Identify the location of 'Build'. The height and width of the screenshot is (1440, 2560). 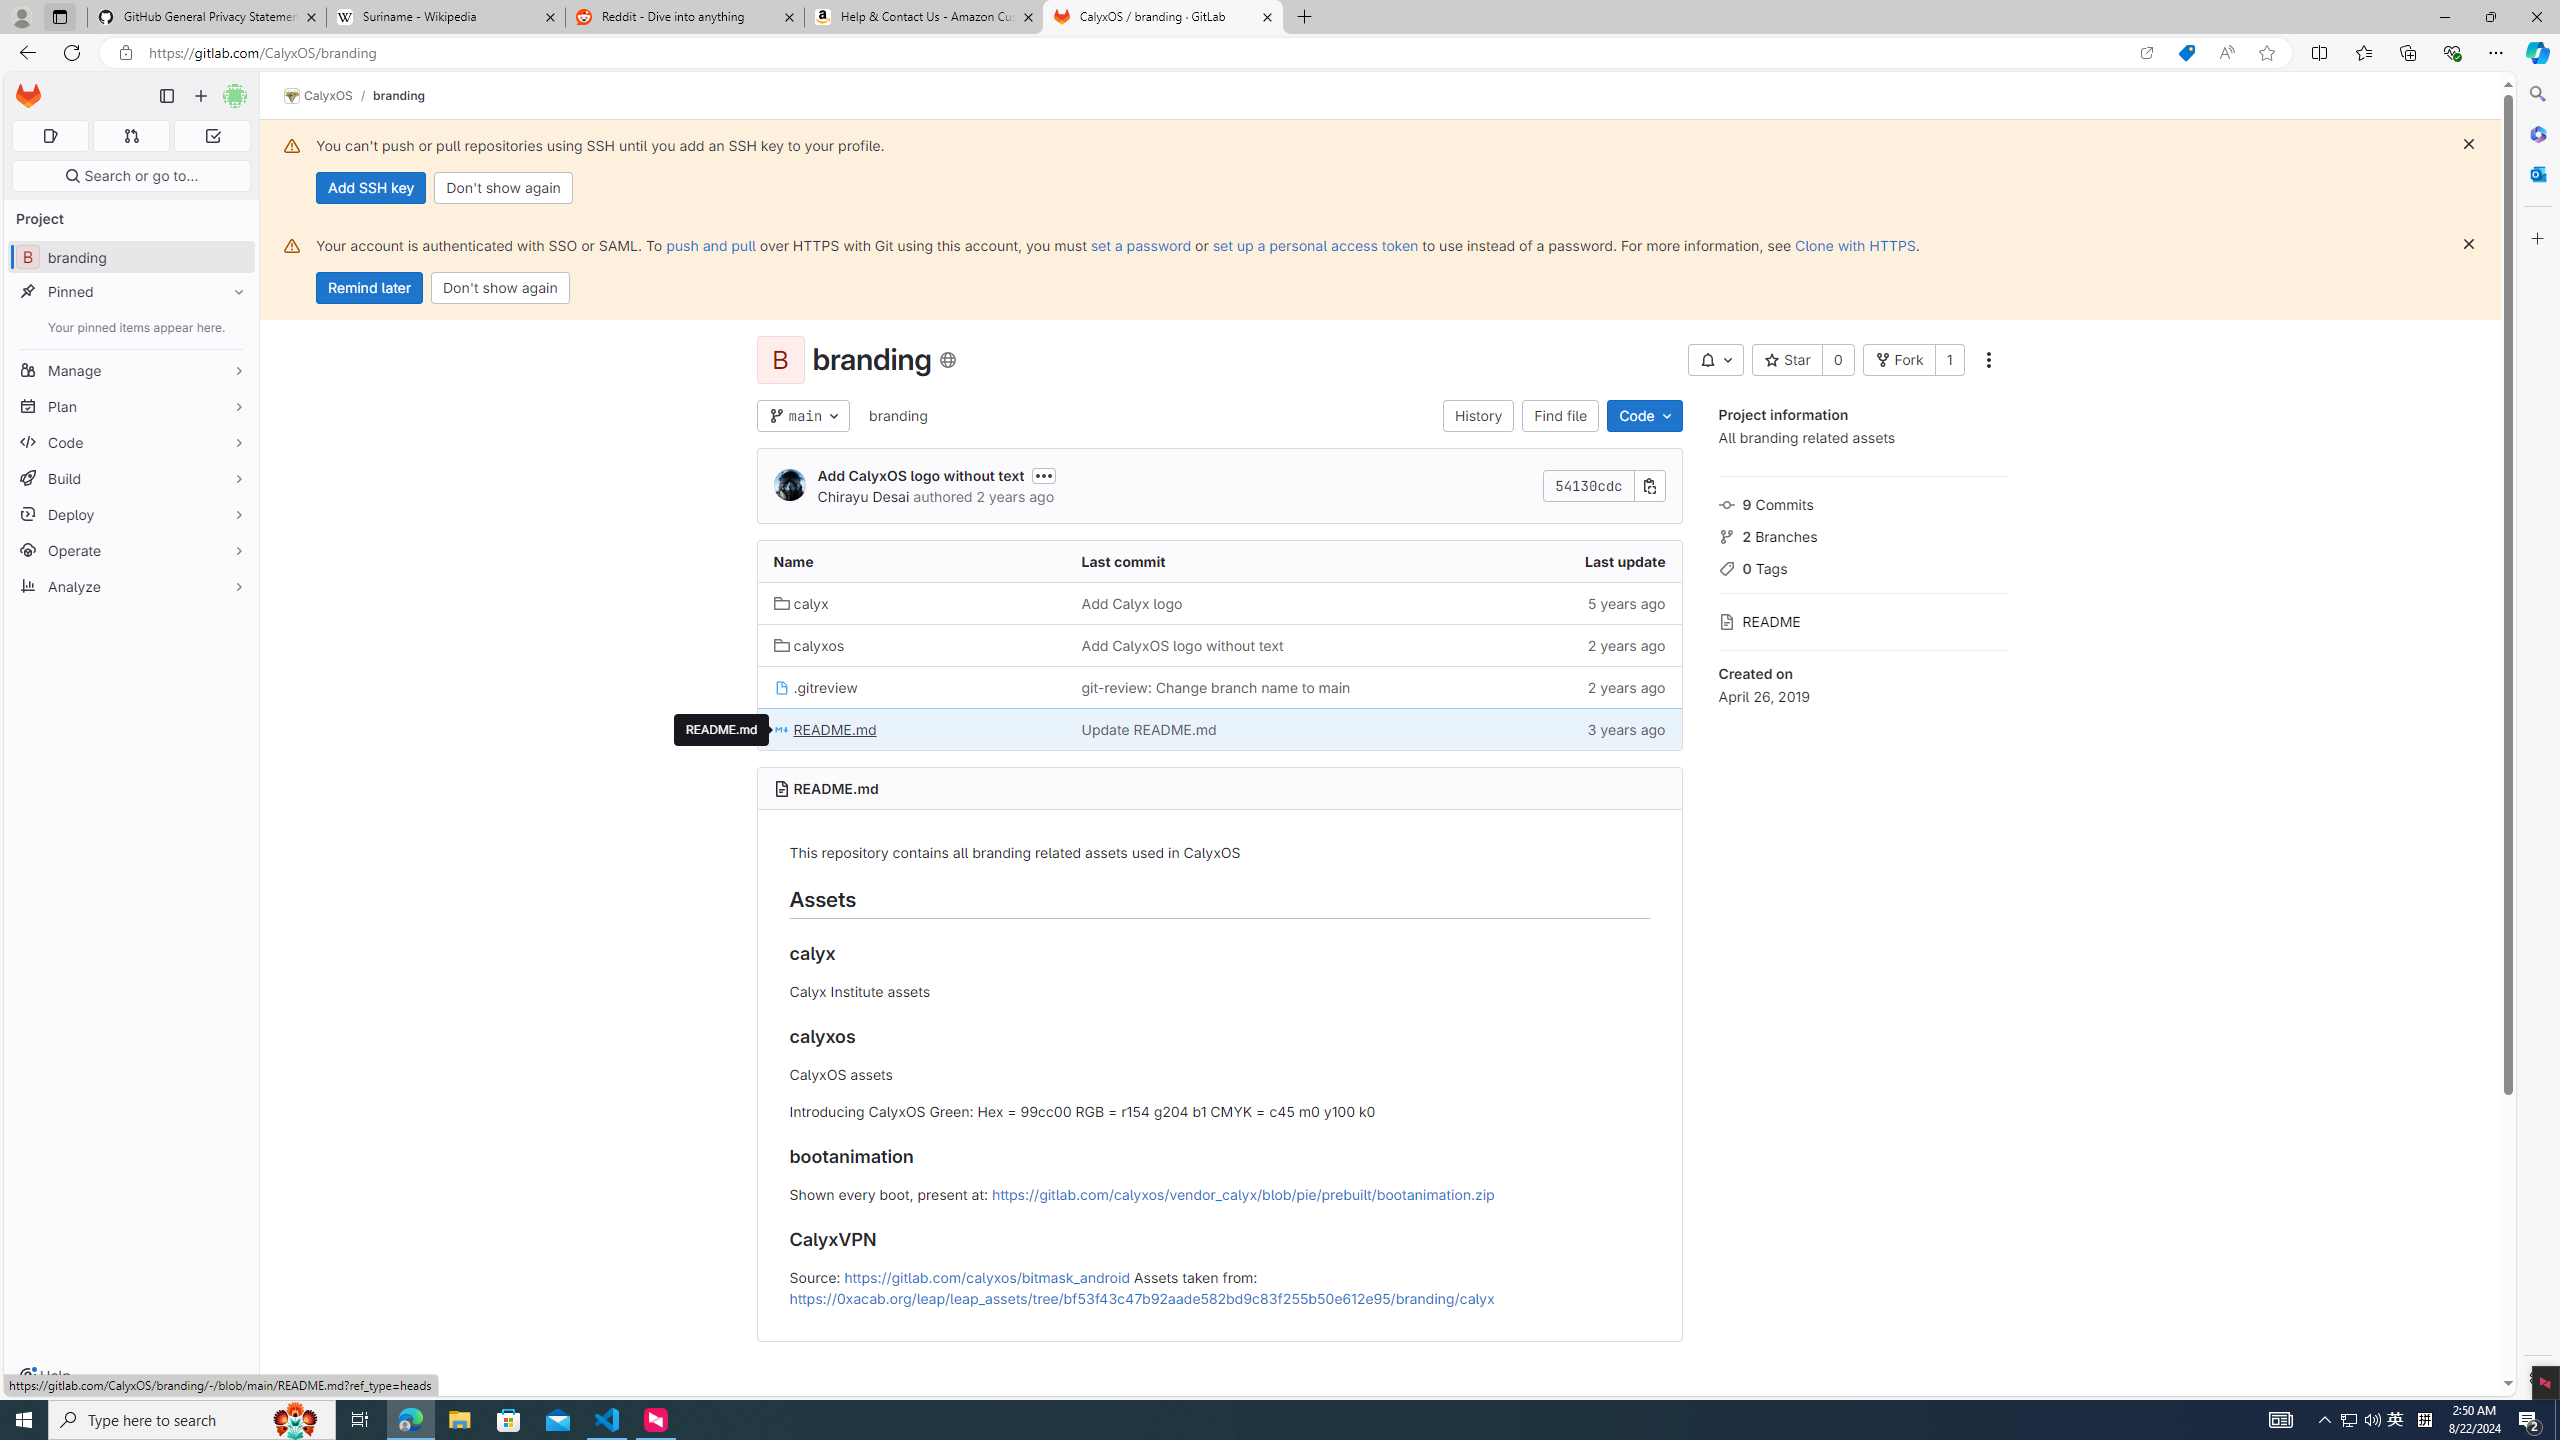
(130, 478).